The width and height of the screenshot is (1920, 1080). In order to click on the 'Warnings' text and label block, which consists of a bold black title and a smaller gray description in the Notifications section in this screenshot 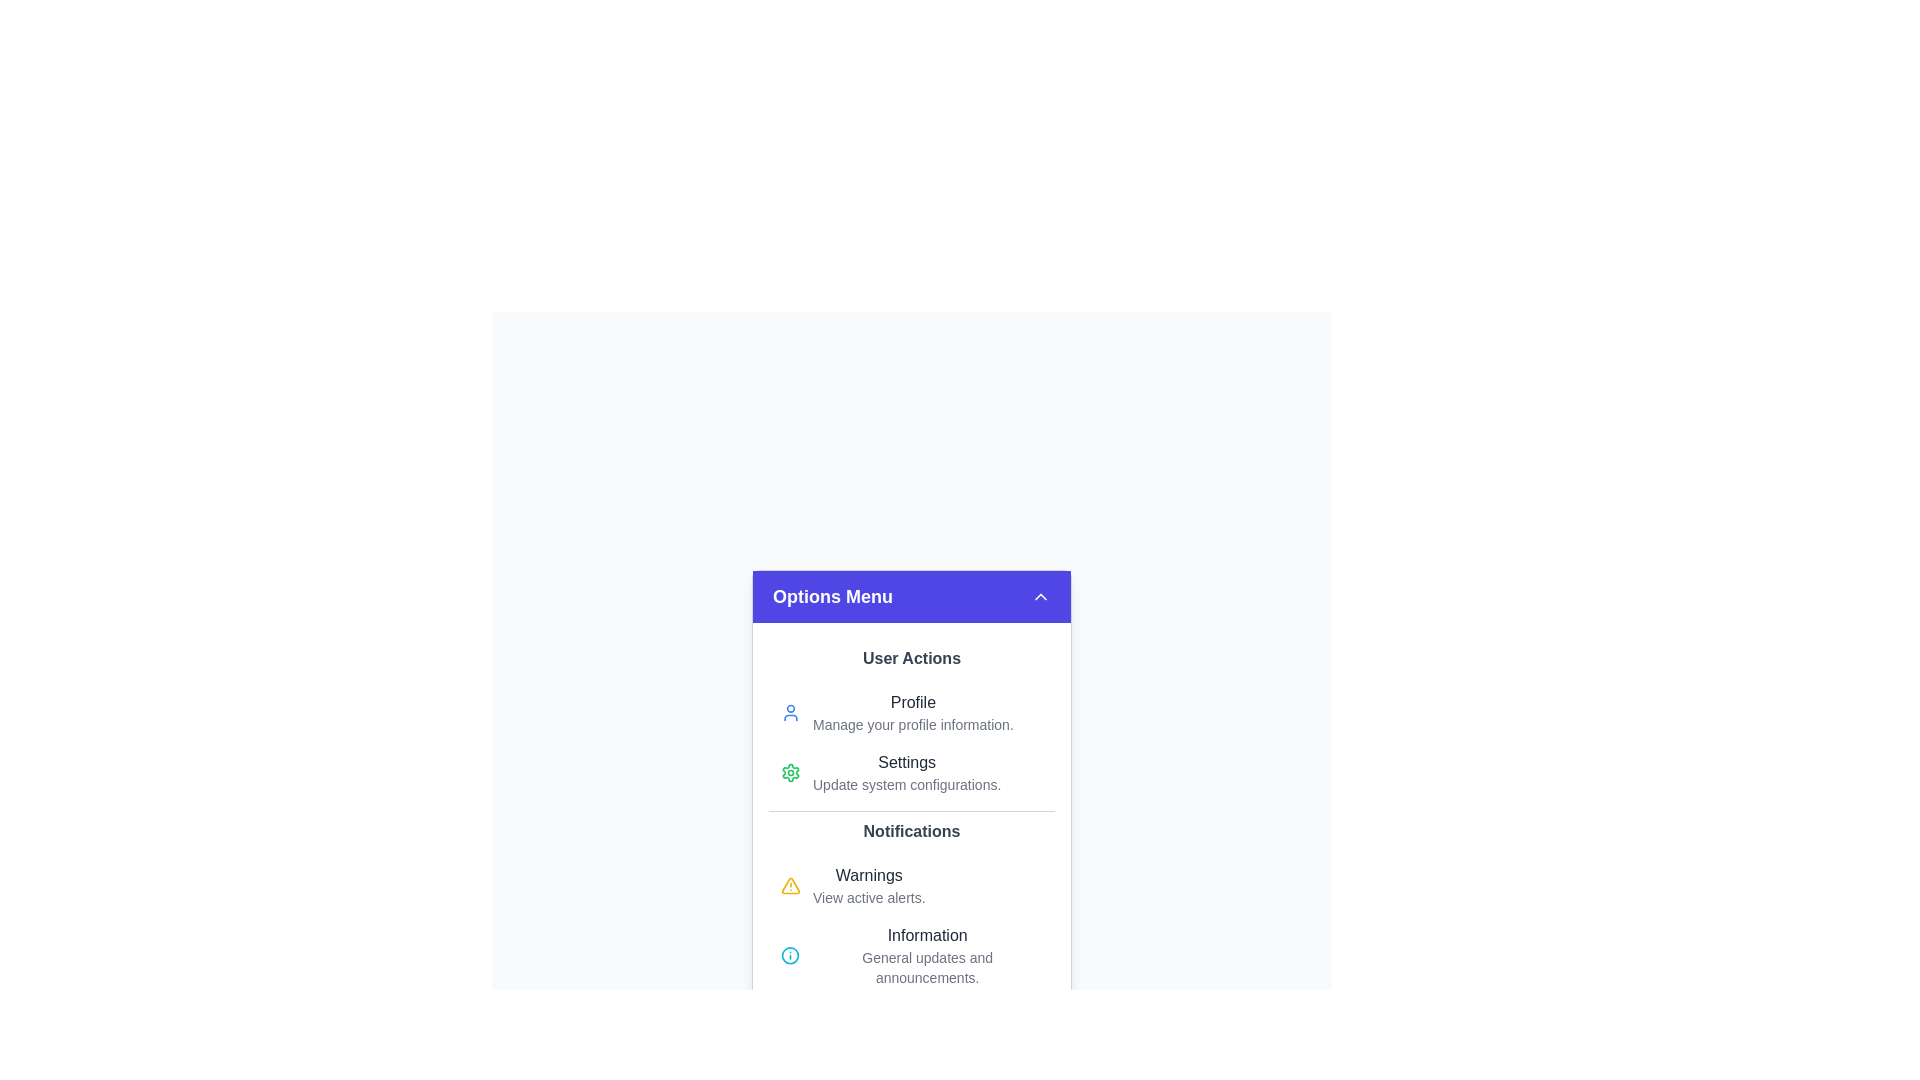, I will do `click(869, 885)`.